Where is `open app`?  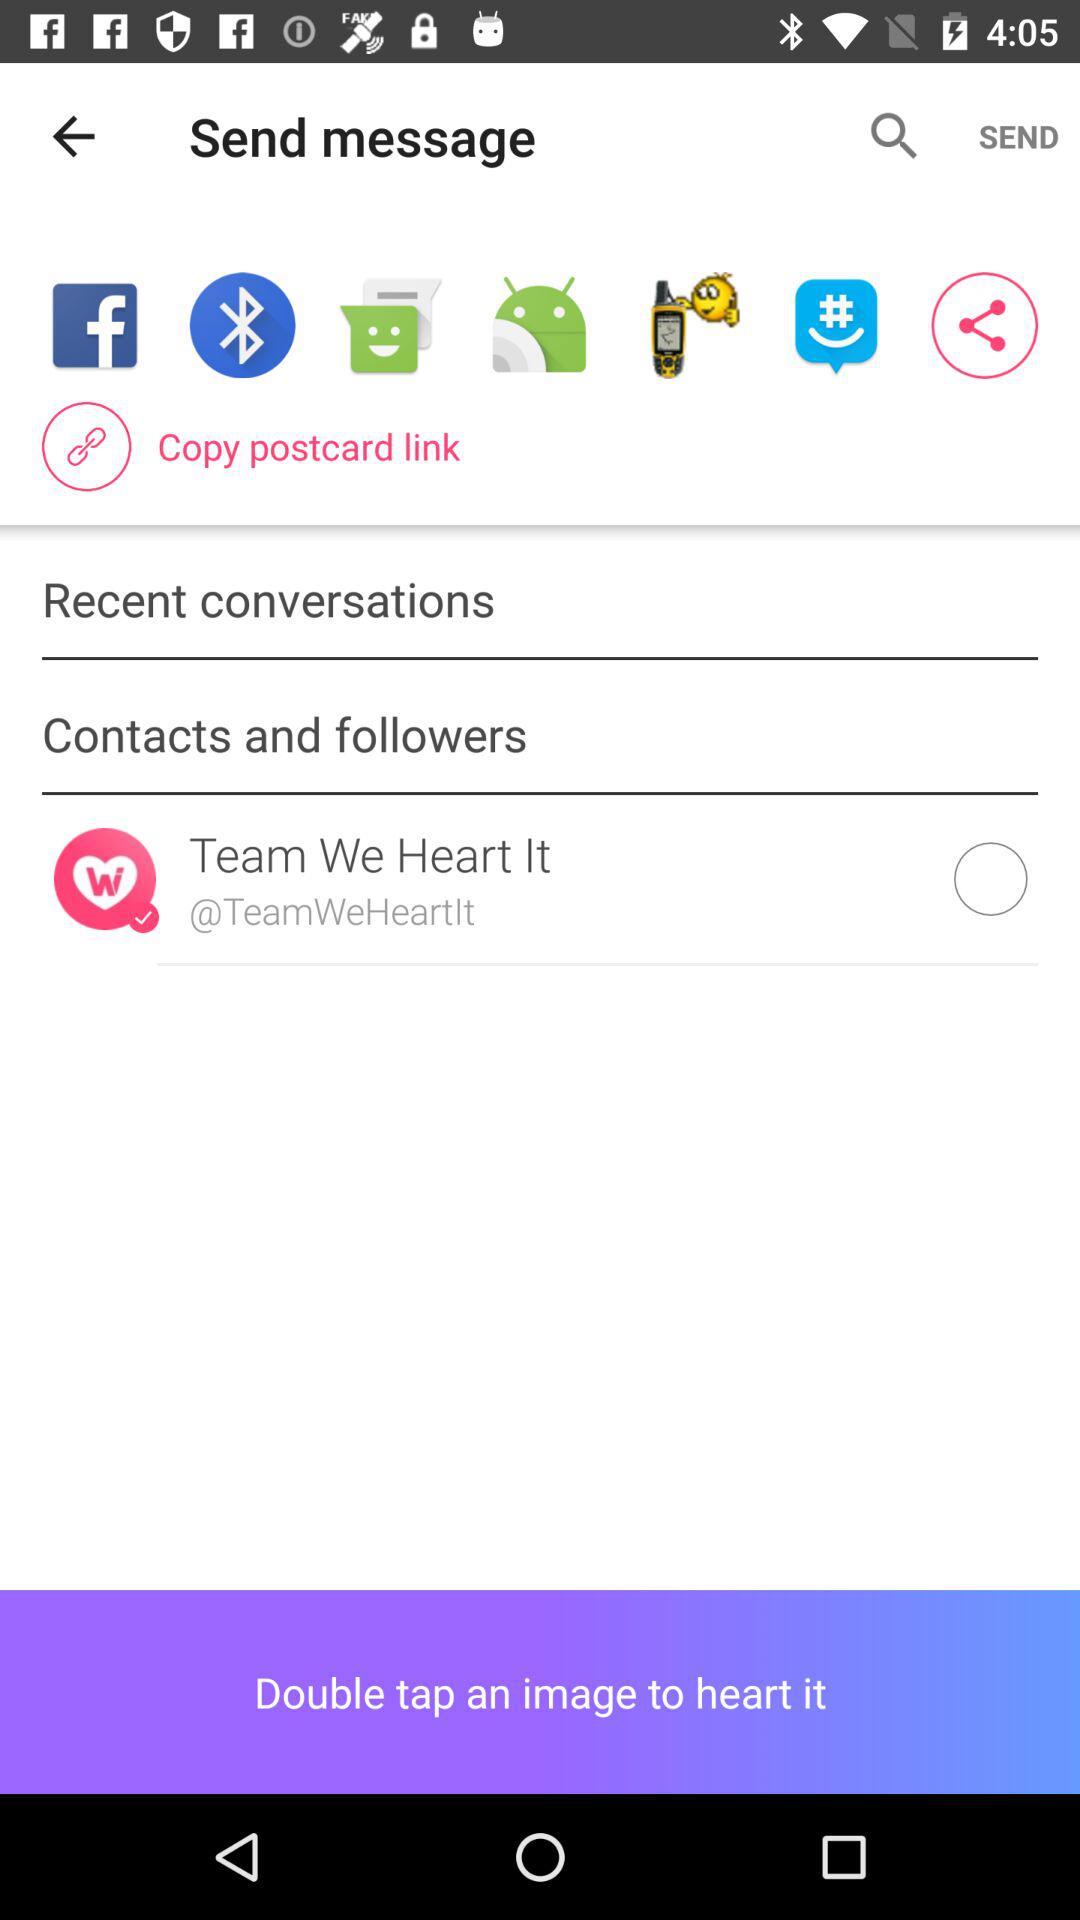 open app is located at coordinates (836, 325).